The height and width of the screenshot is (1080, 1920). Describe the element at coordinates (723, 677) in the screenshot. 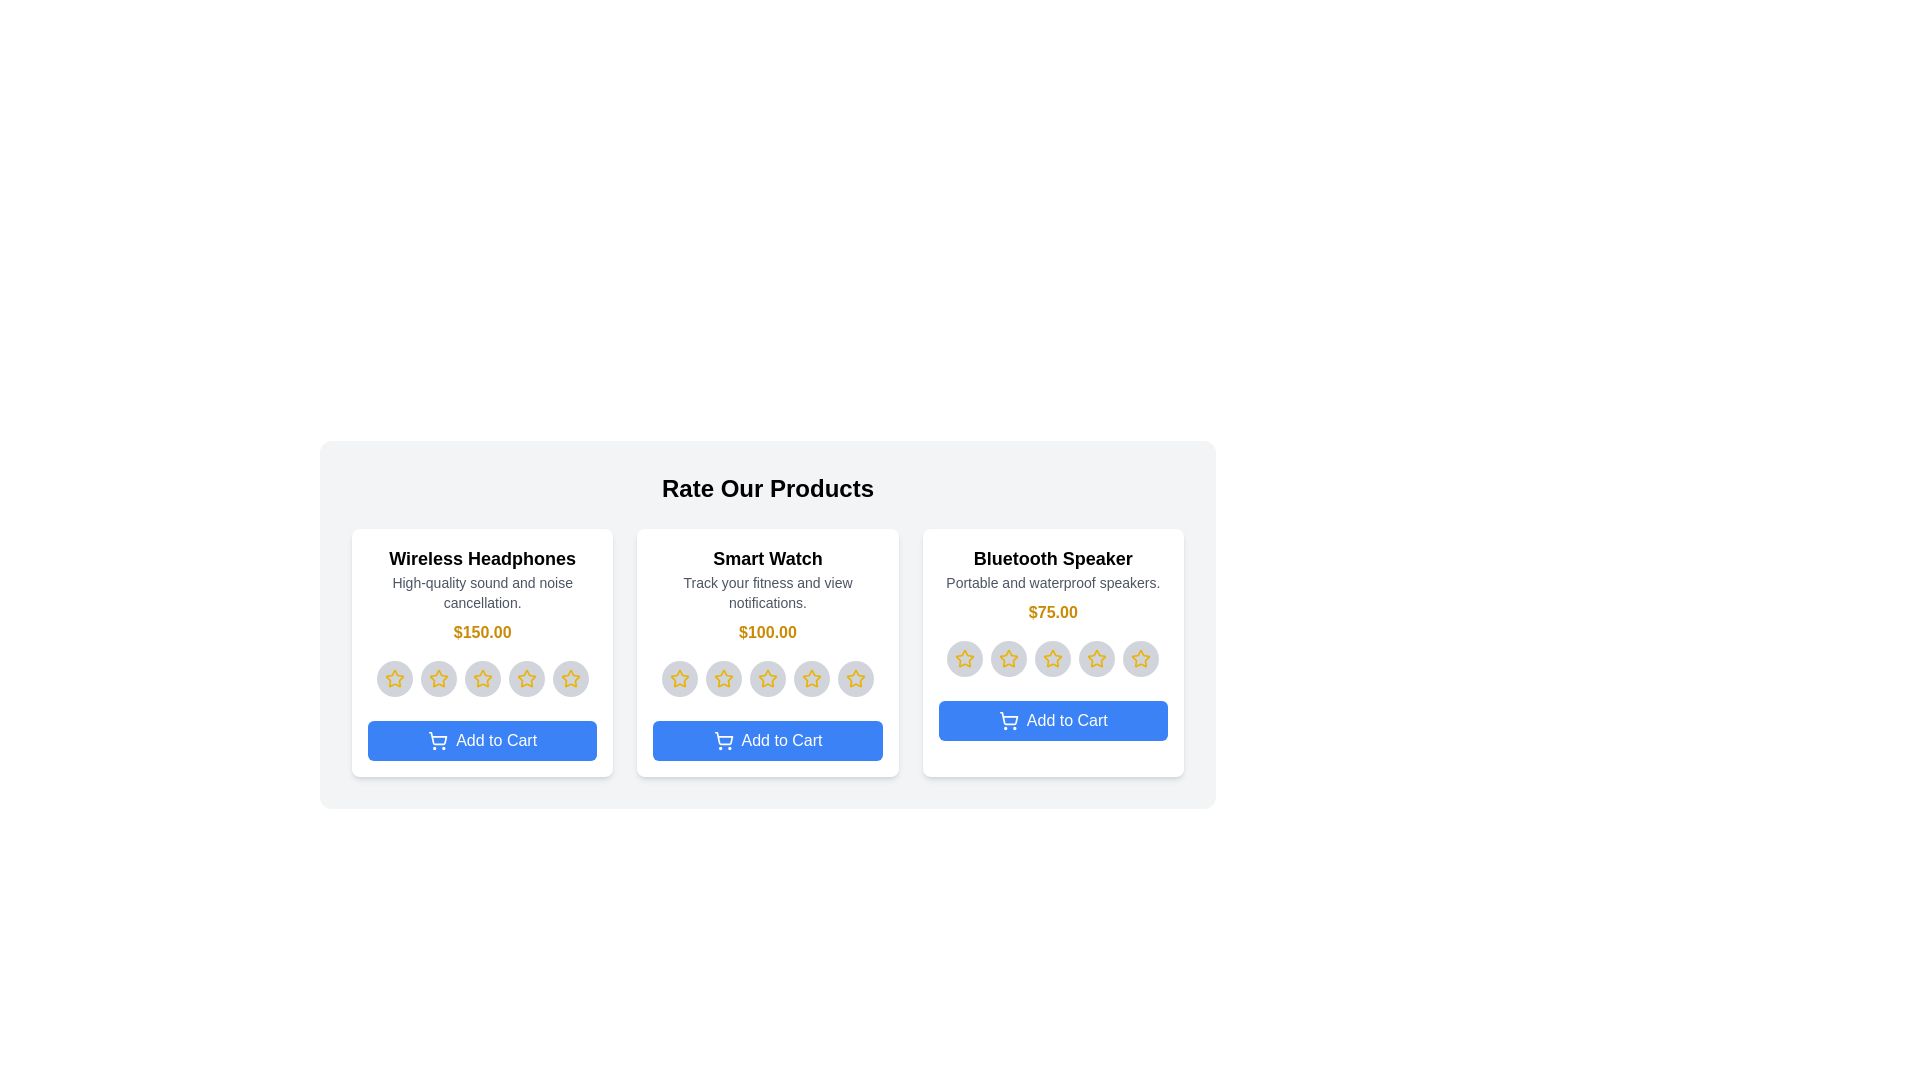

I see `the star corresponding to 2 for the product 'Smart Watch'` at that location.